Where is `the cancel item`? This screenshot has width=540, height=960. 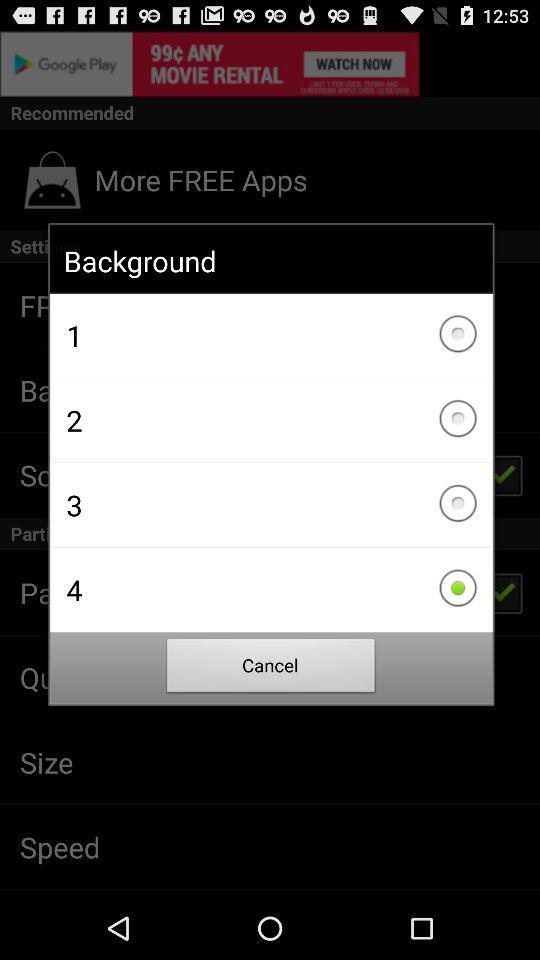
the cancel item is located at coordinates (270, 668).